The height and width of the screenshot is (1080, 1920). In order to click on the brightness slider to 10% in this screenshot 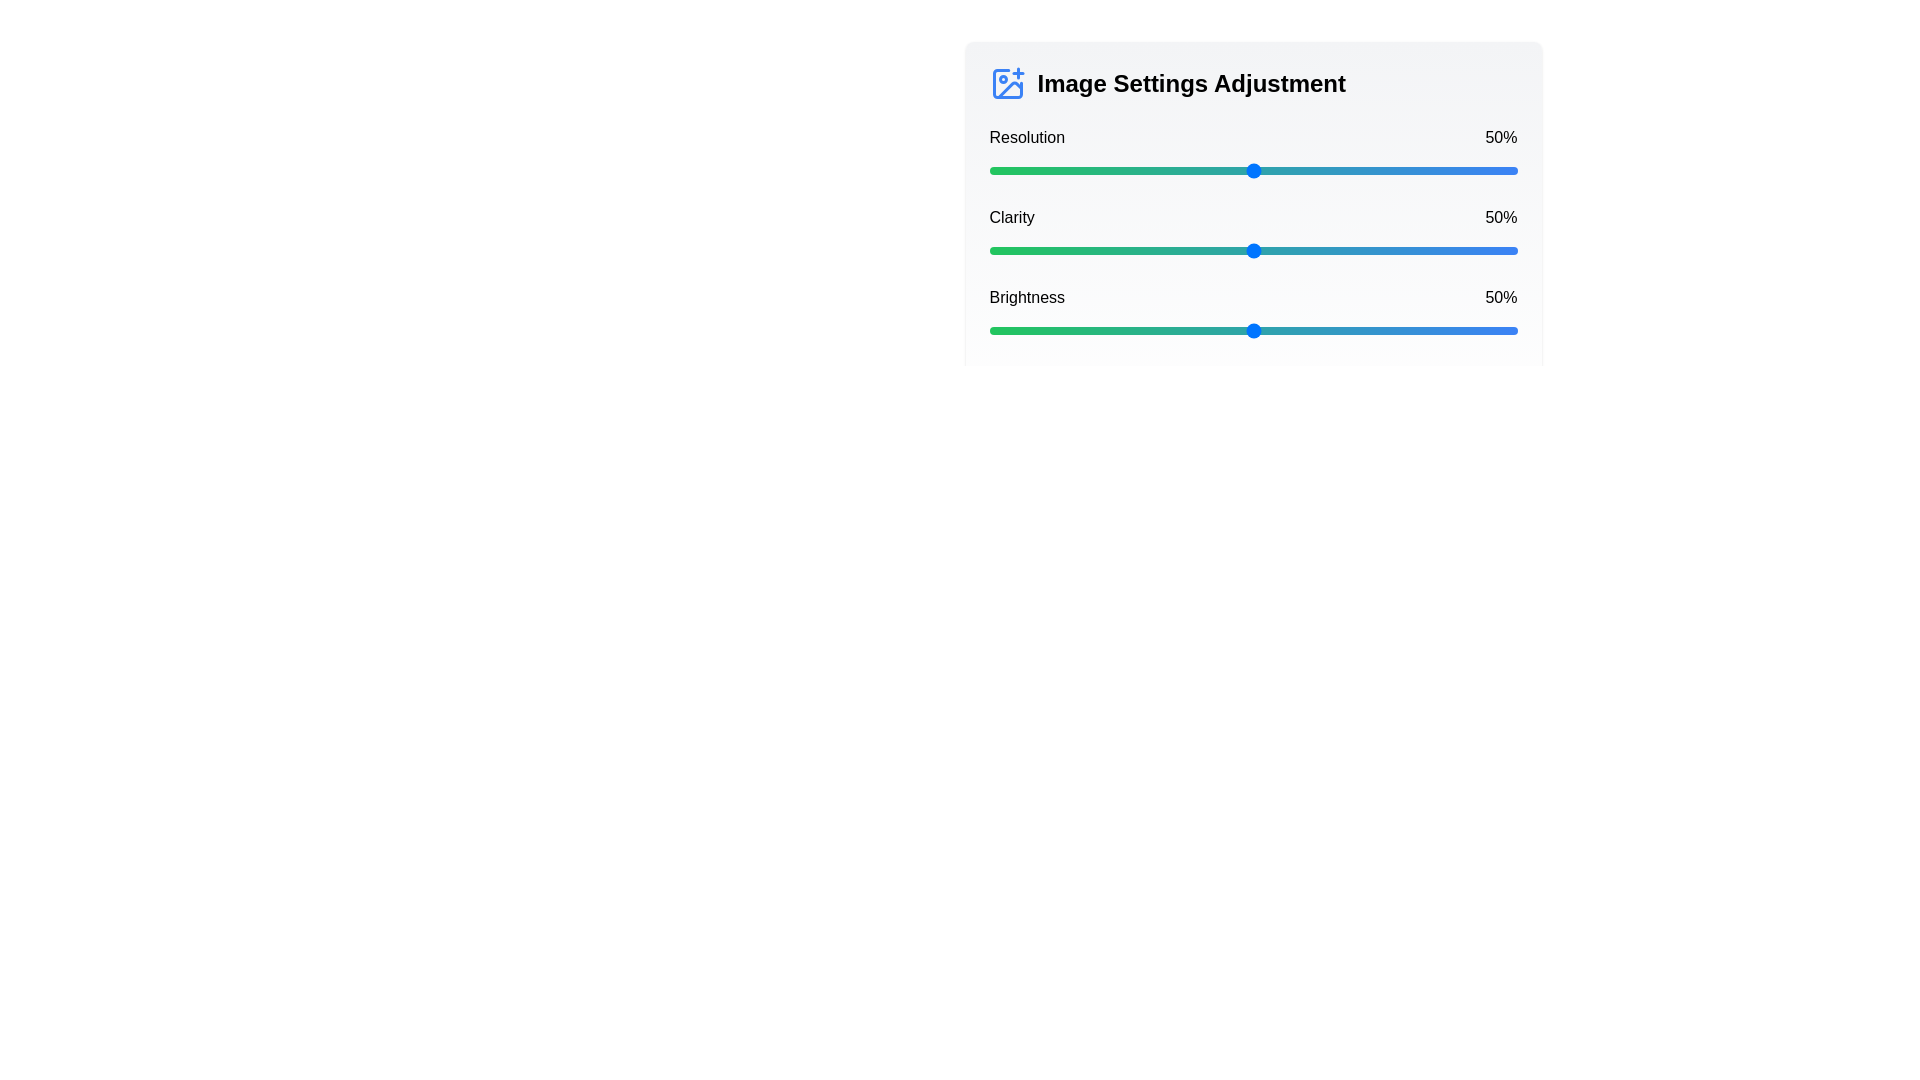, I will do `click(1041, 330)`.